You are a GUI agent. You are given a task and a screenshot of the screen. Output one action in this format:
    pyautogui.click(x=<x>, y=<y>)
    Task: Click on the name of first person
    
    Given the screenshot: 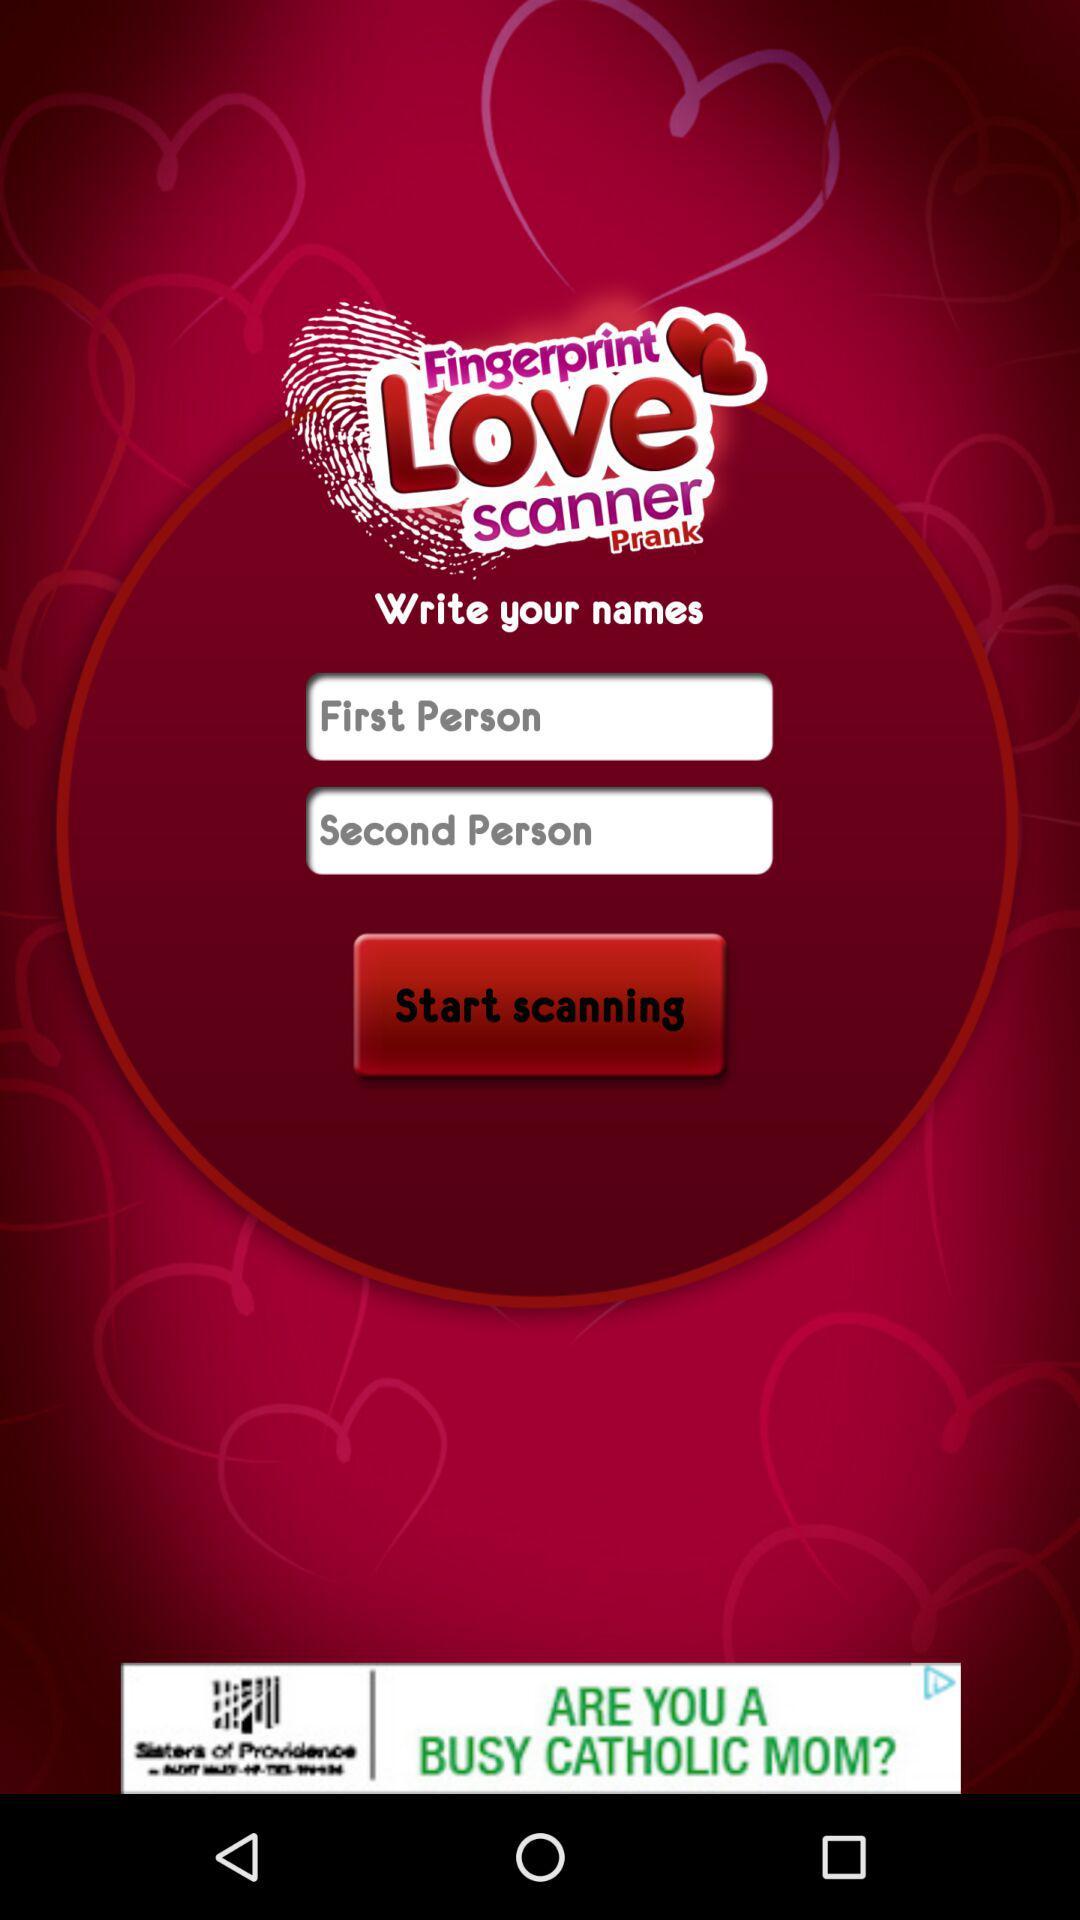 What is the action you would take?
    pyautogui.click(x=538, y=716)
    